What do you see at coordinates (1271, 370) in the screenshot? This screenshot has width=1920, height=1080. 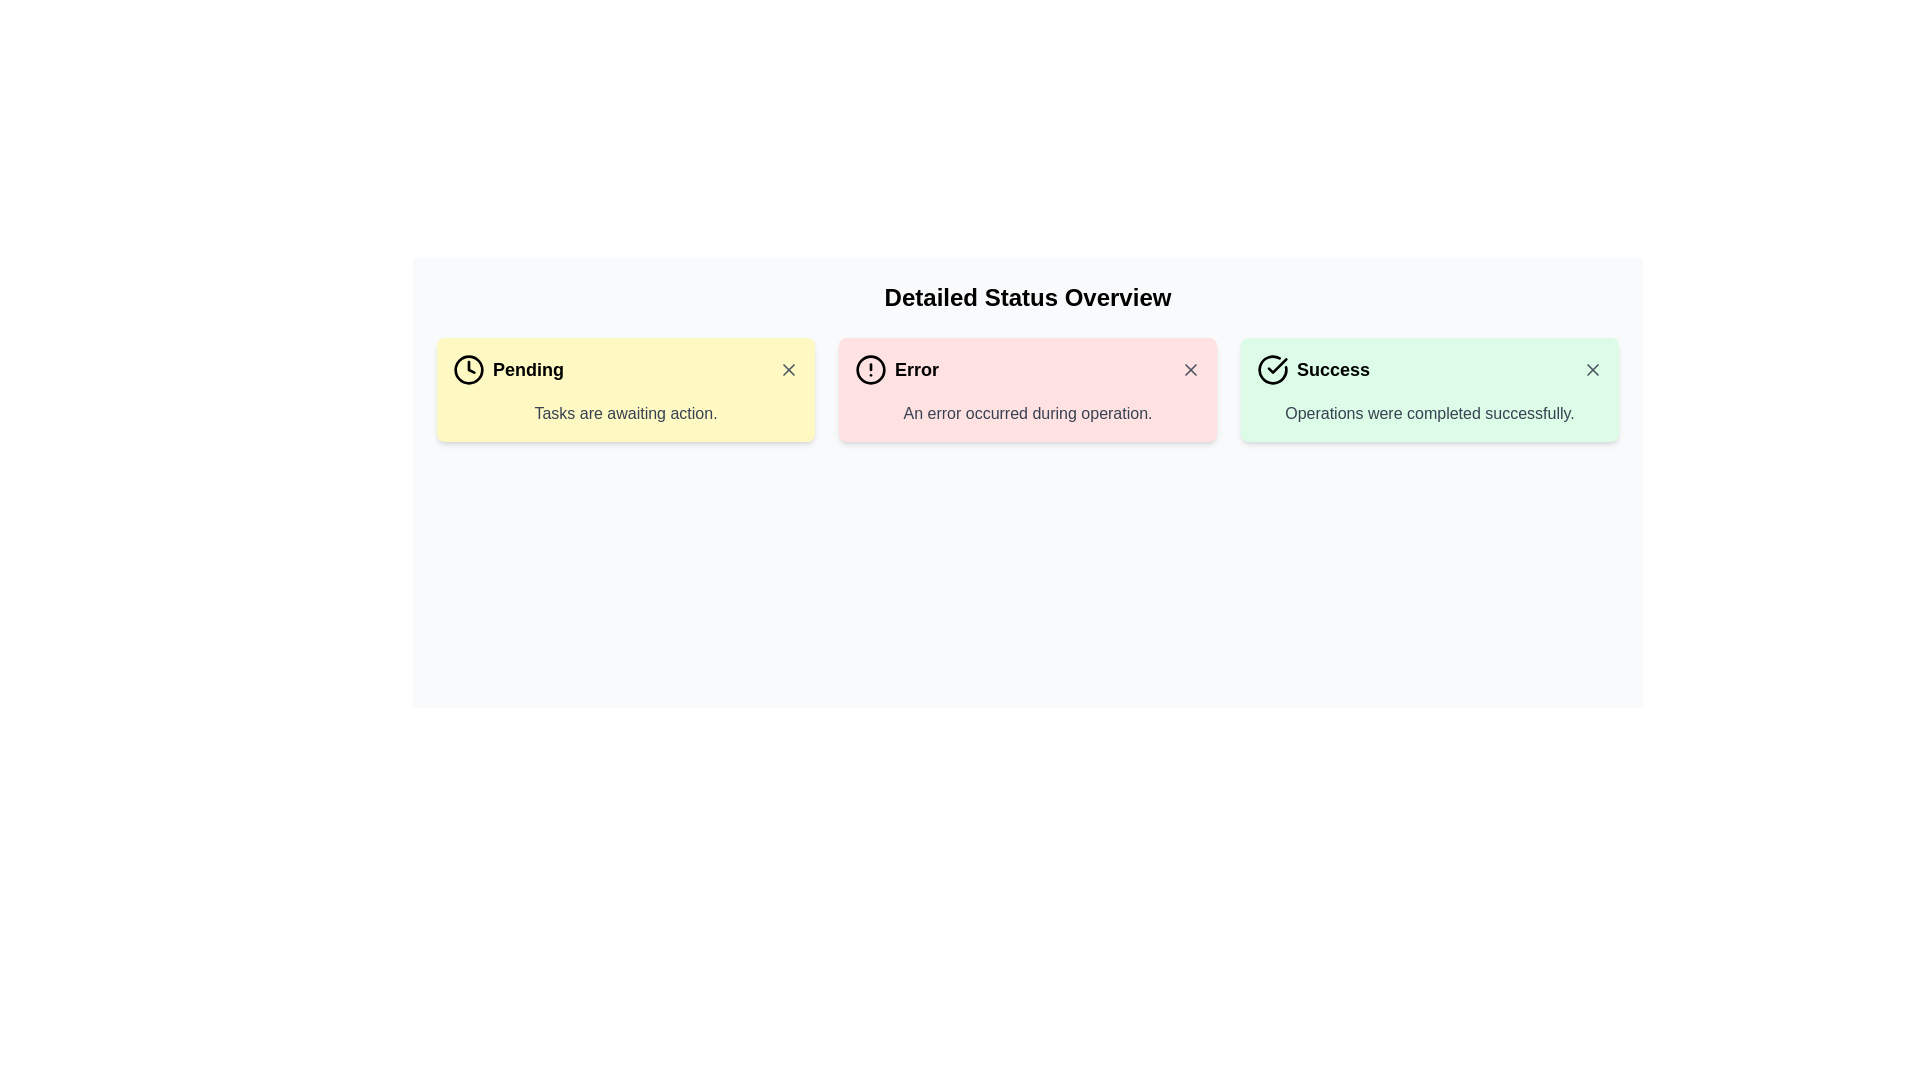 I see `the success icon located in the far right section of the three-column layout, which indicates a positive outcome and precedes the label text 'Success'` at bounding box center [1271, 370].